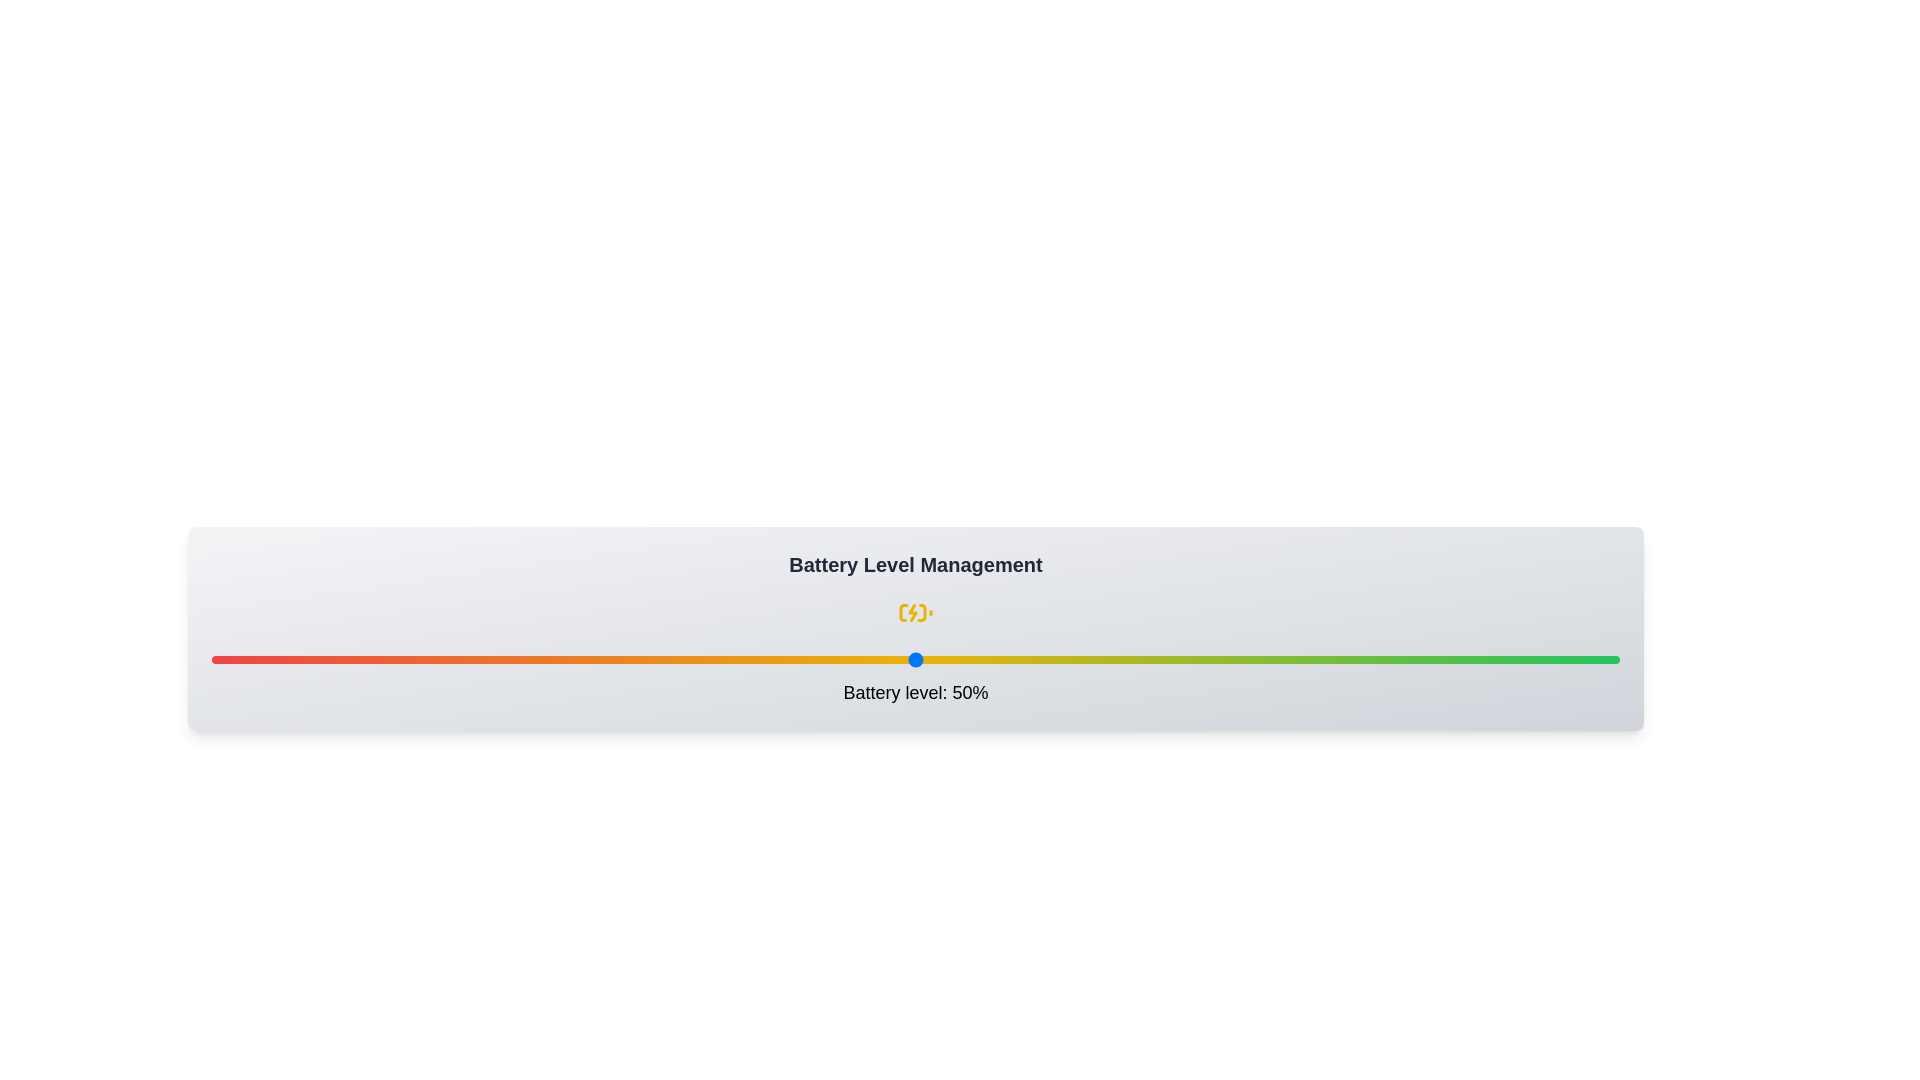 Image resolution: width=1920 pixels, height=1080 pixels. I want to click on the battery level to 69% by interacting with the slider, so click(1183, 659).